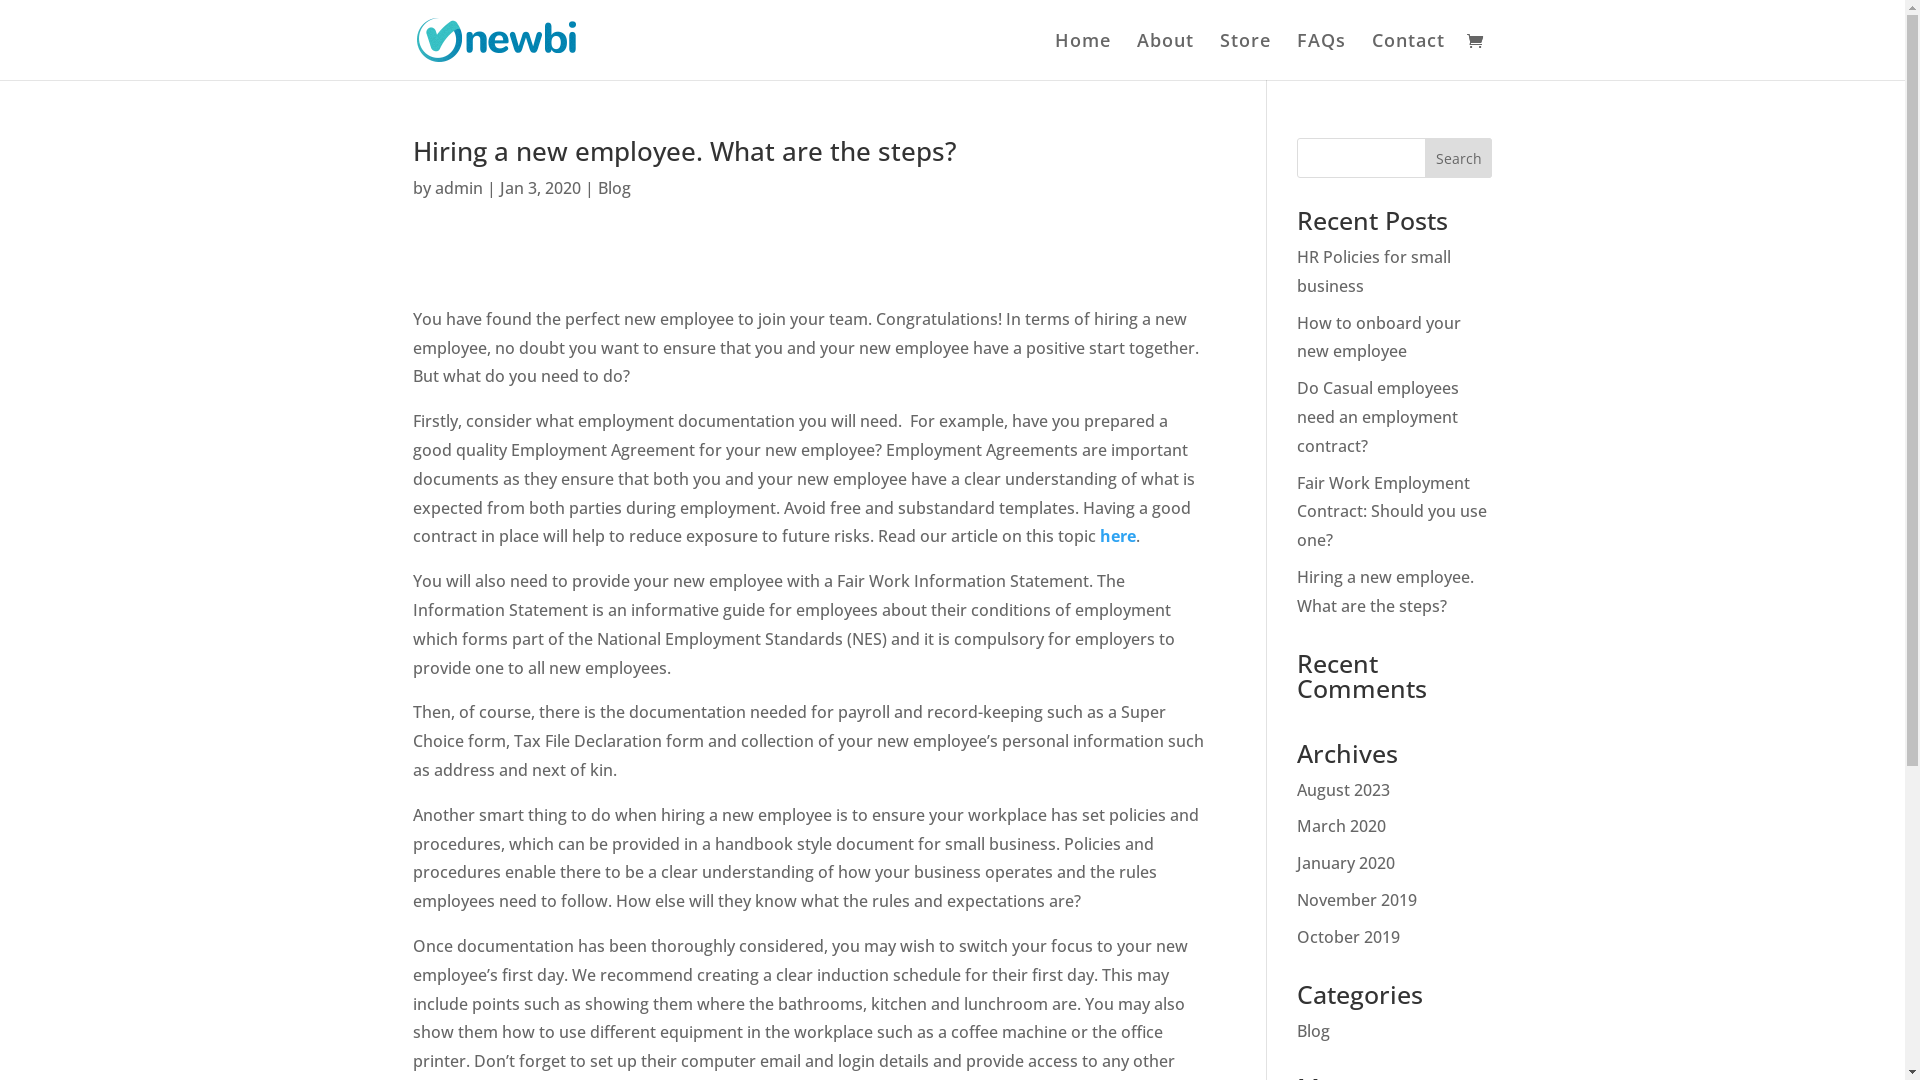 This screenshot has width=1920, height=1080. I want to click on 'HR Policies for small business', so click(1372, 271).